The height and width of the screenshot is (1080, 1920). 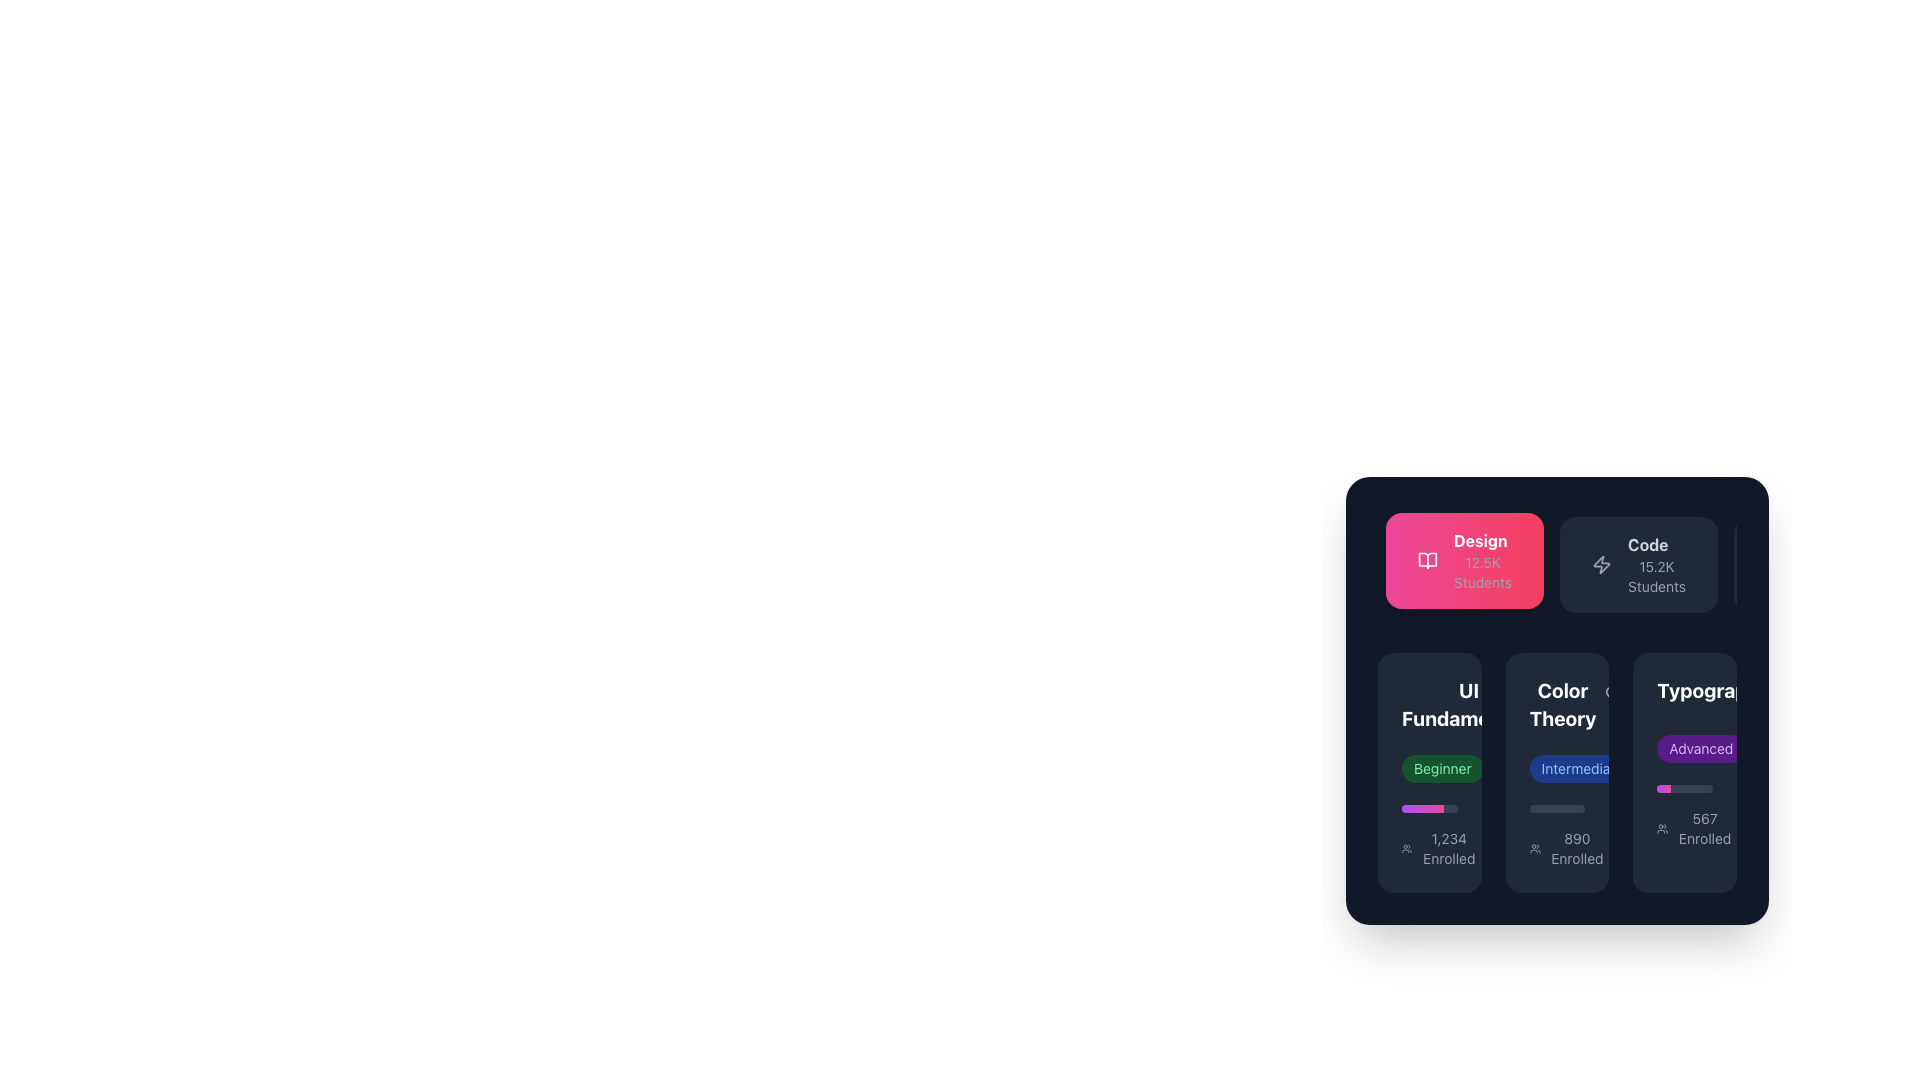 What do you see at coordinates (1700, 748) in the screenshot?
I see `the 'Advanced' label indicating the skill level in the 'Typography' section located in the lower-right corner of the interface` at bounding box center [1700, 748].